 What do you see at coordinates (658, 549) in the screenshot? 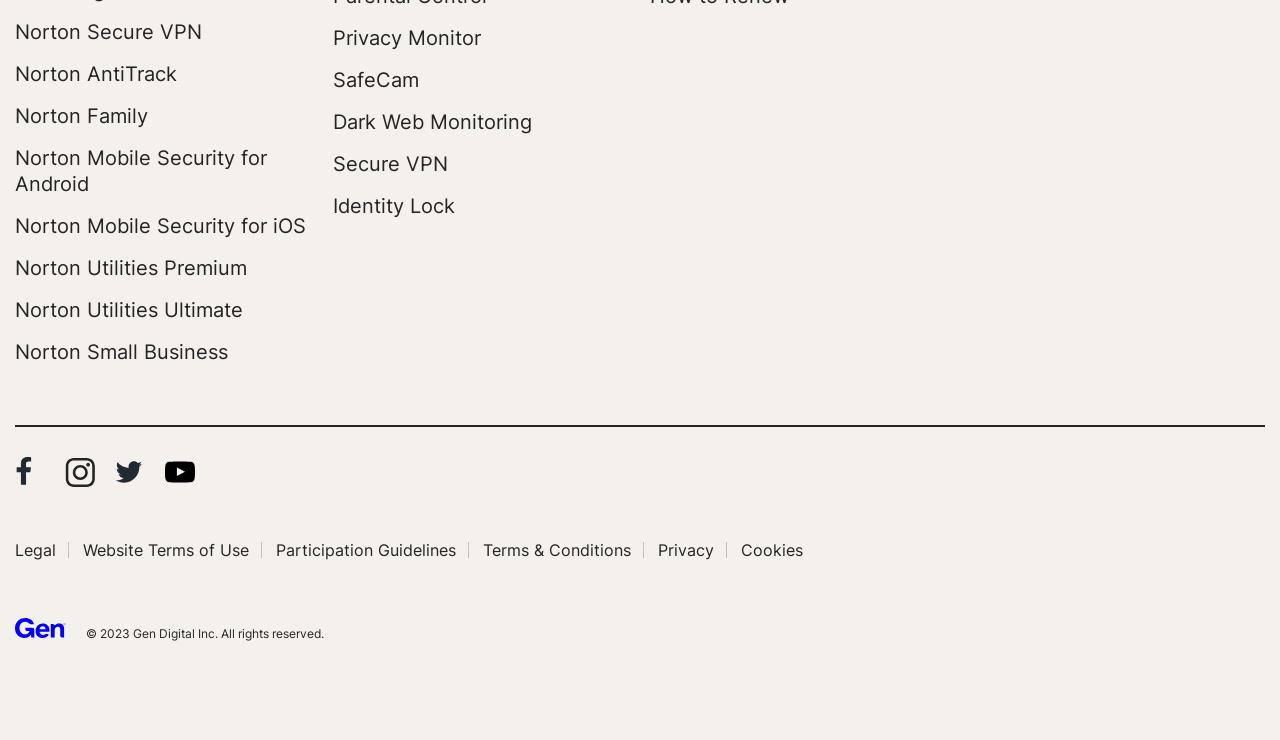
I see `'Privacy'` at bounding box center [658, 549].